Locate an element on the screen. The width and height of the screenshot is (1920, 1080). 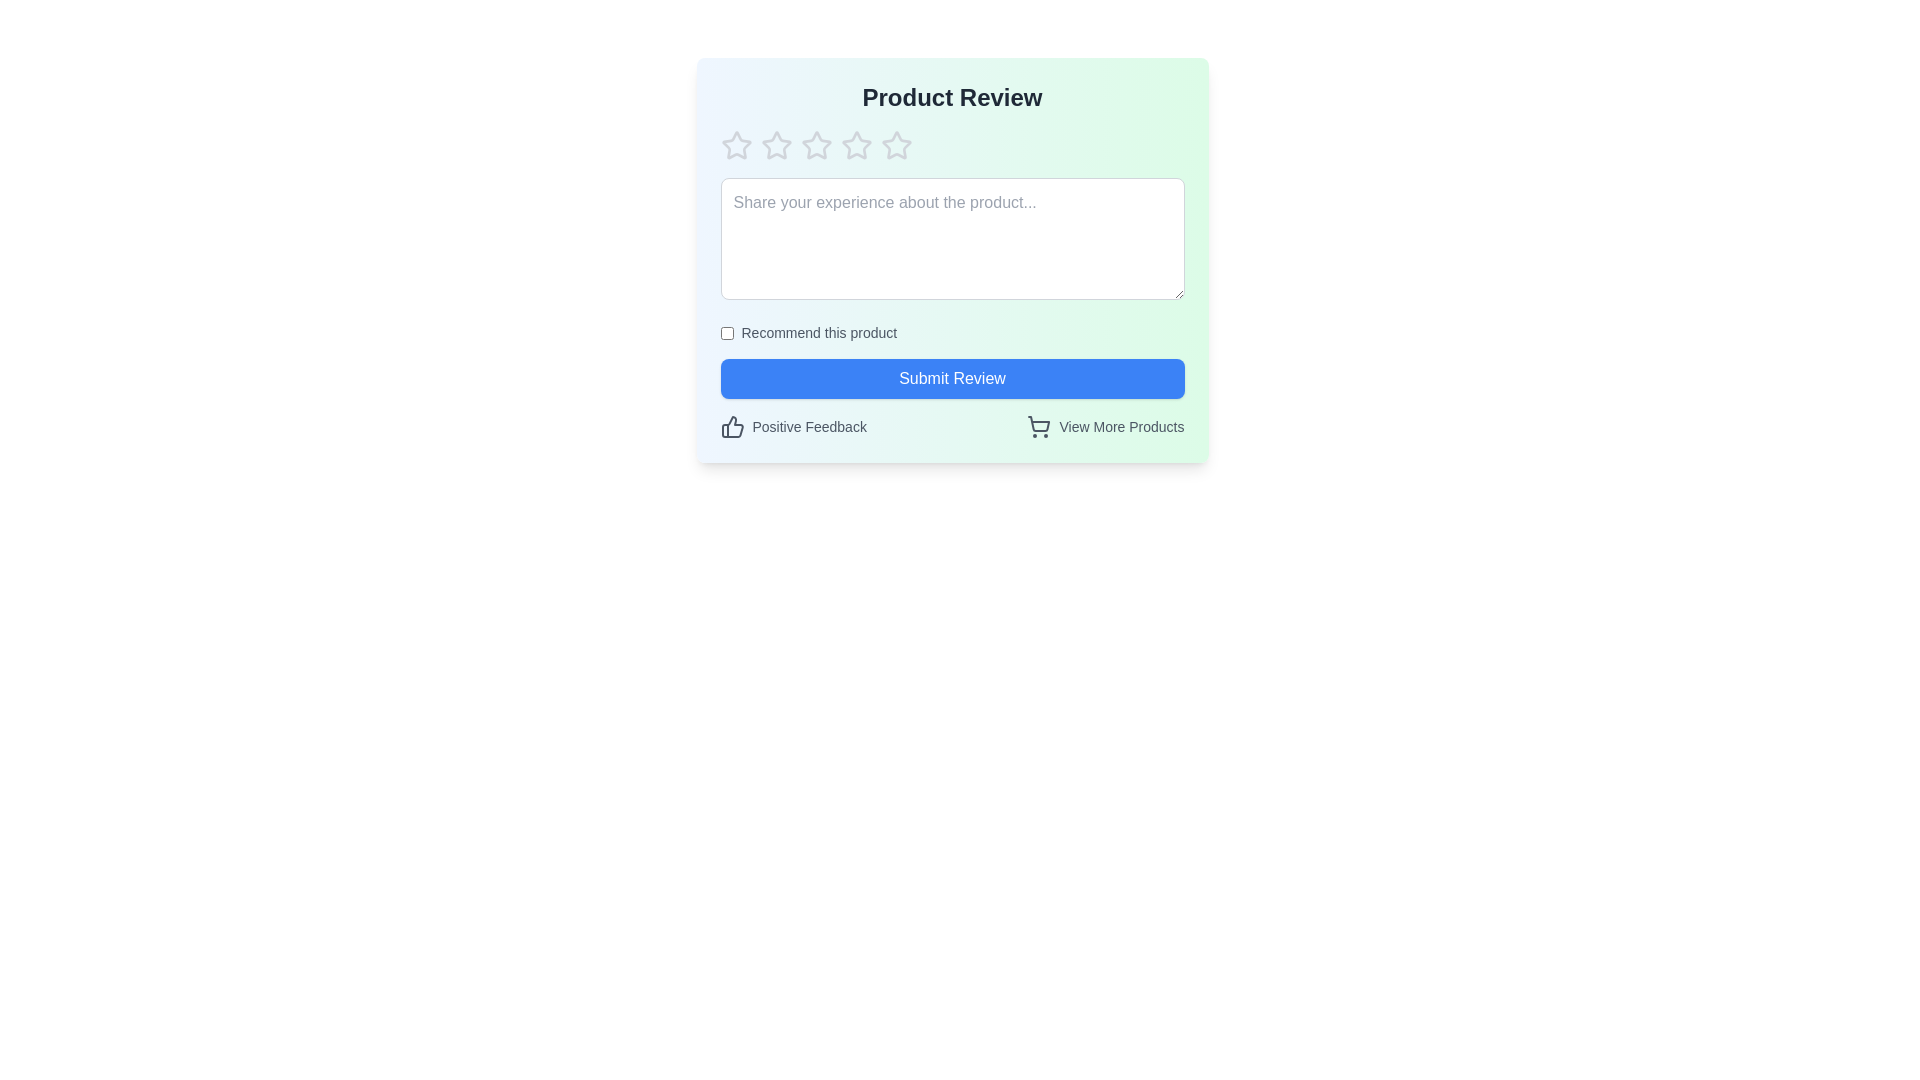
the text area and input the review text is located at coordinates (951, 238).